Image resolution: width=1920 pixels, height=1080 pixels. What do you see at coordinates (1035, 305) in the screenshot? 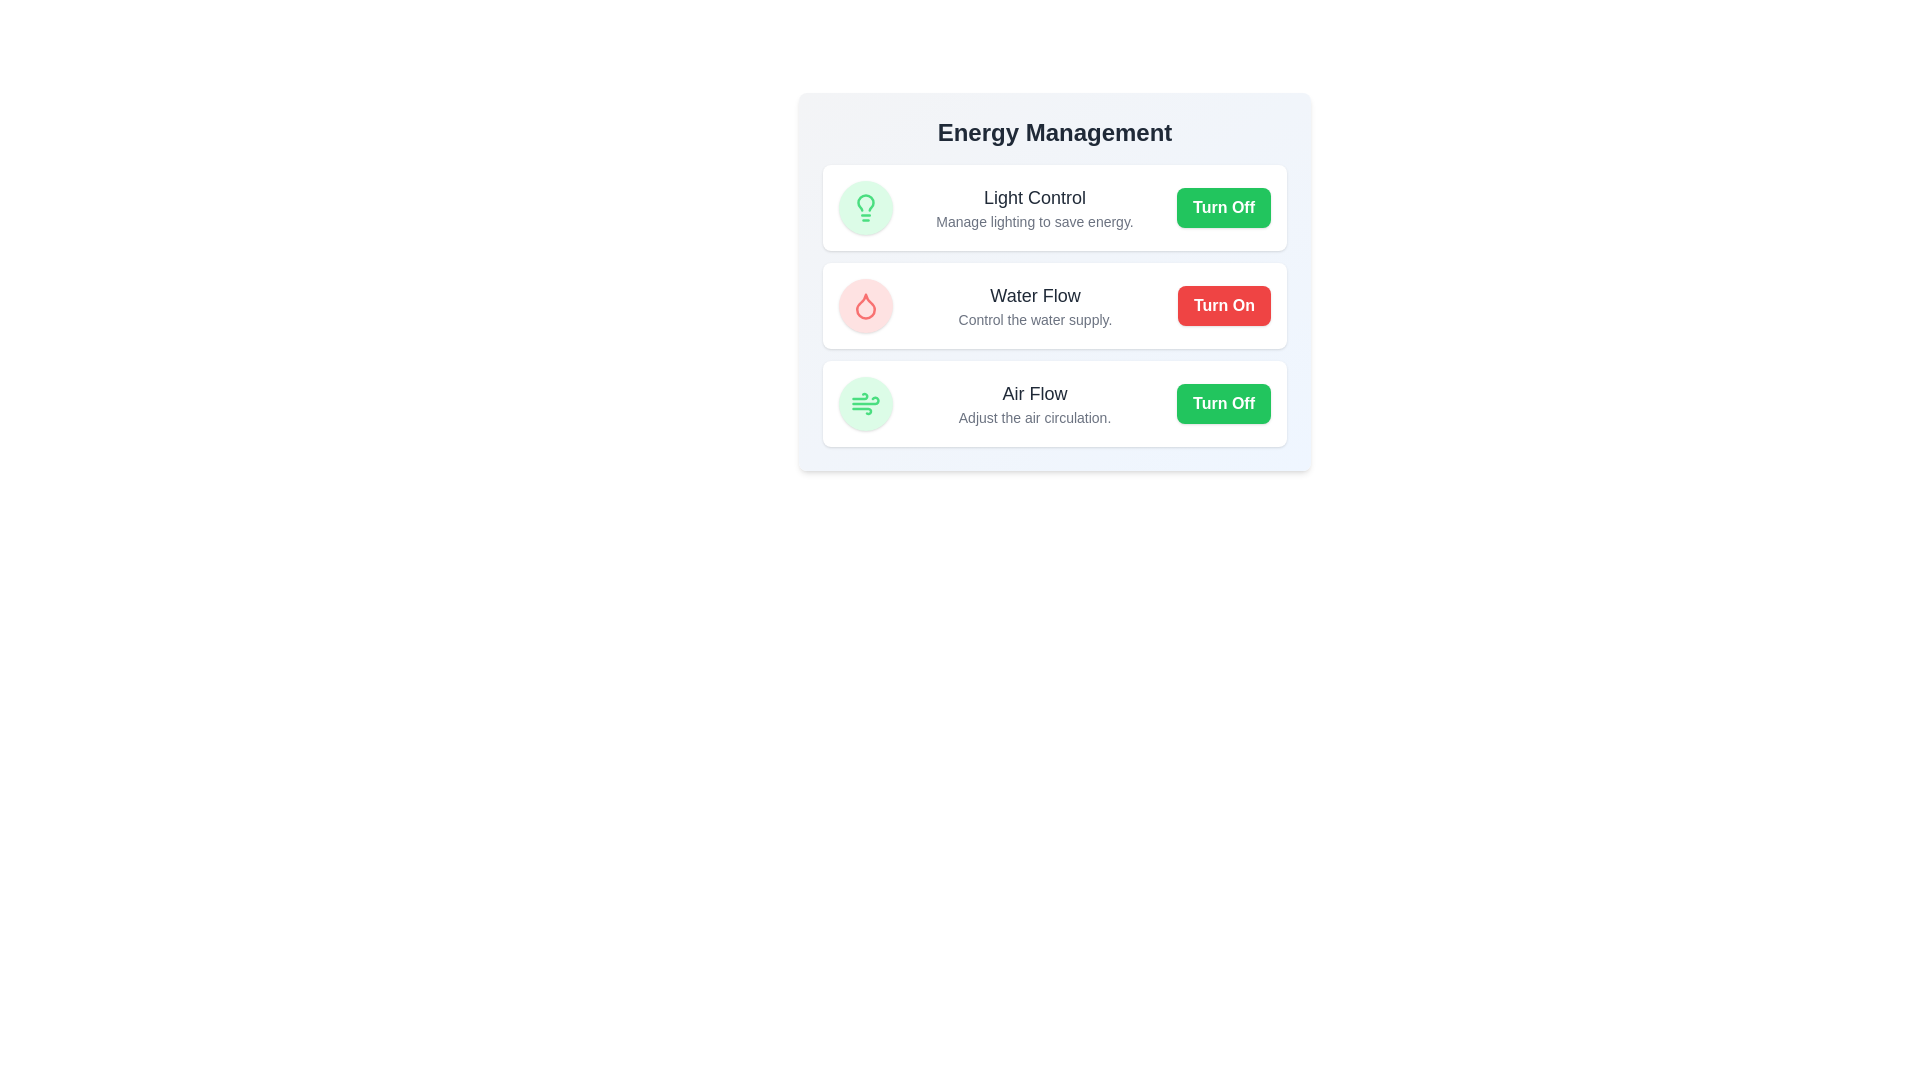
I see `the text element displaying 'Water Flow' with the subheading 'Control the water supply.' which is centrally aligned in the second section of the vertical list` at bounding box center [1035, 305].